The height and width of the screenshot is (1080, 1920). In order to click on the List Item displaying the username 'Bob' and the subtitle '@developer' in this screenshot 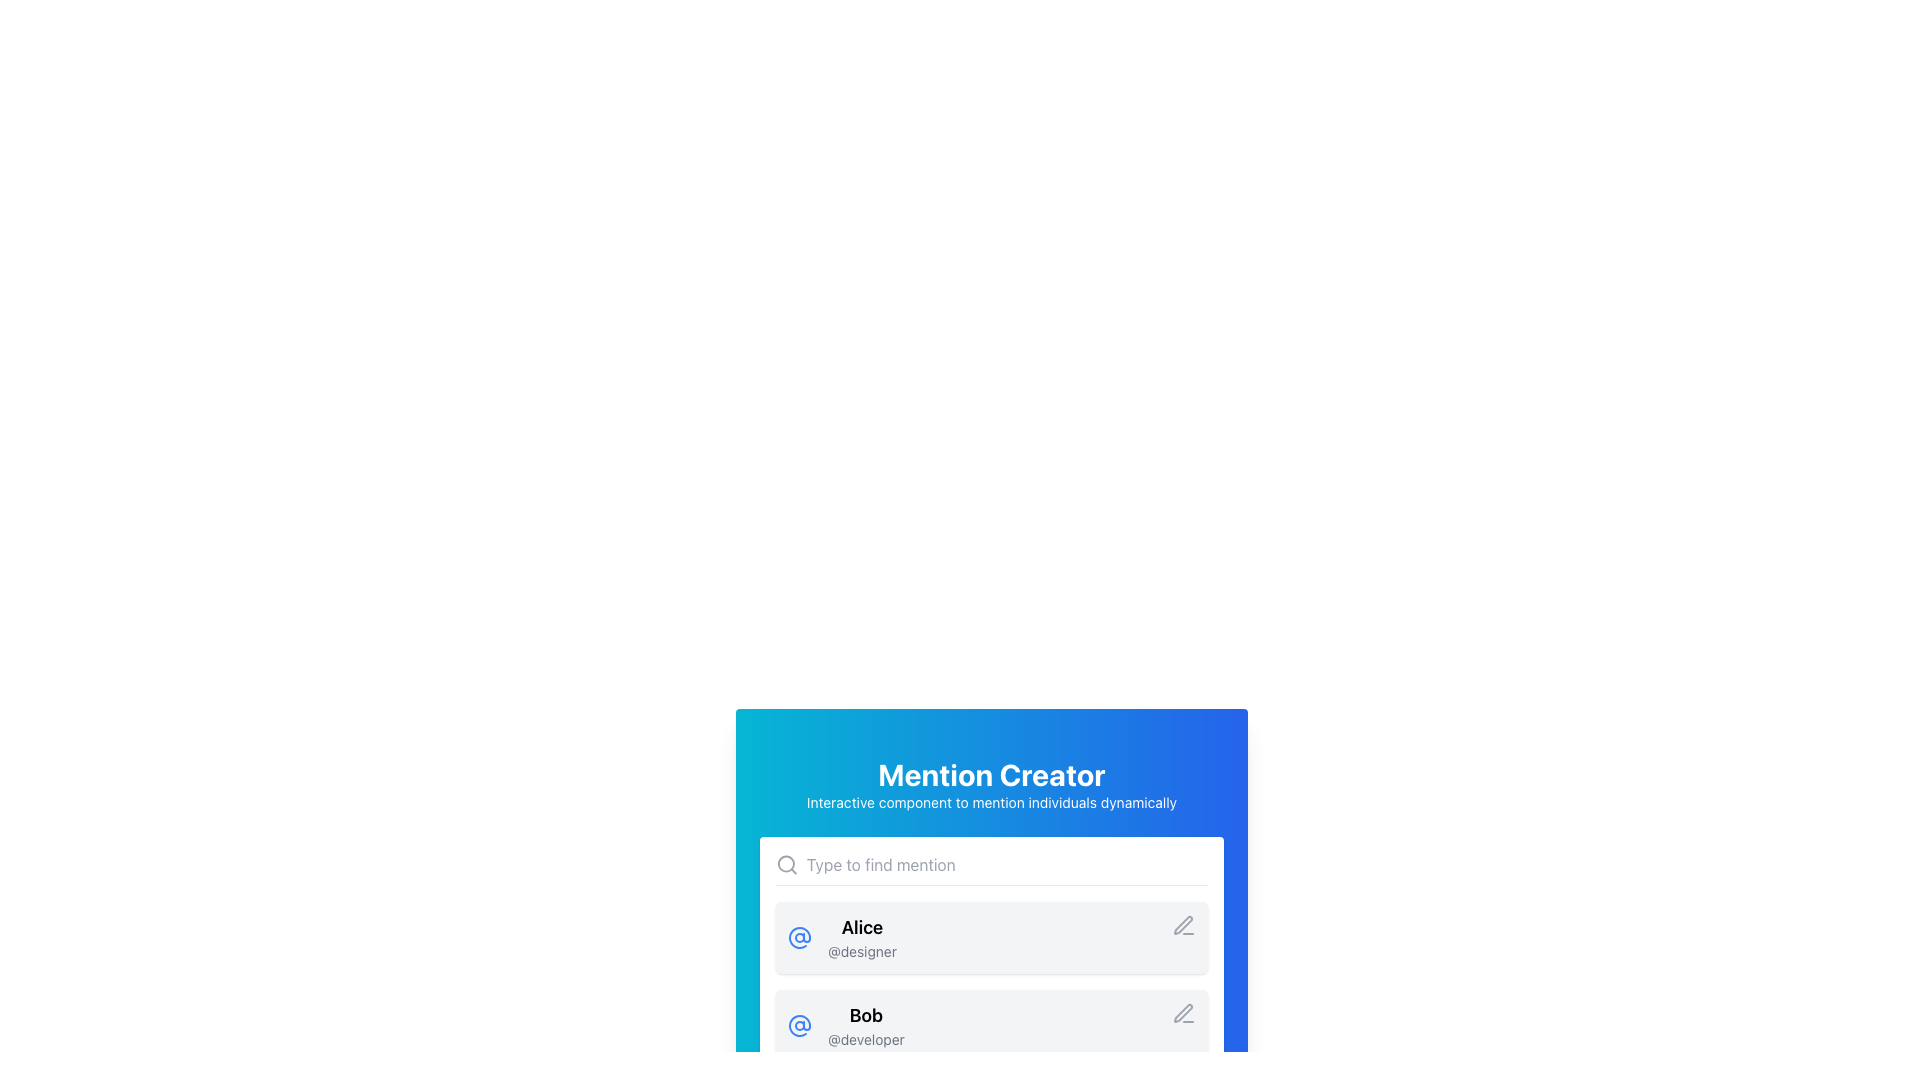, I will do `click(846, 1026)`.